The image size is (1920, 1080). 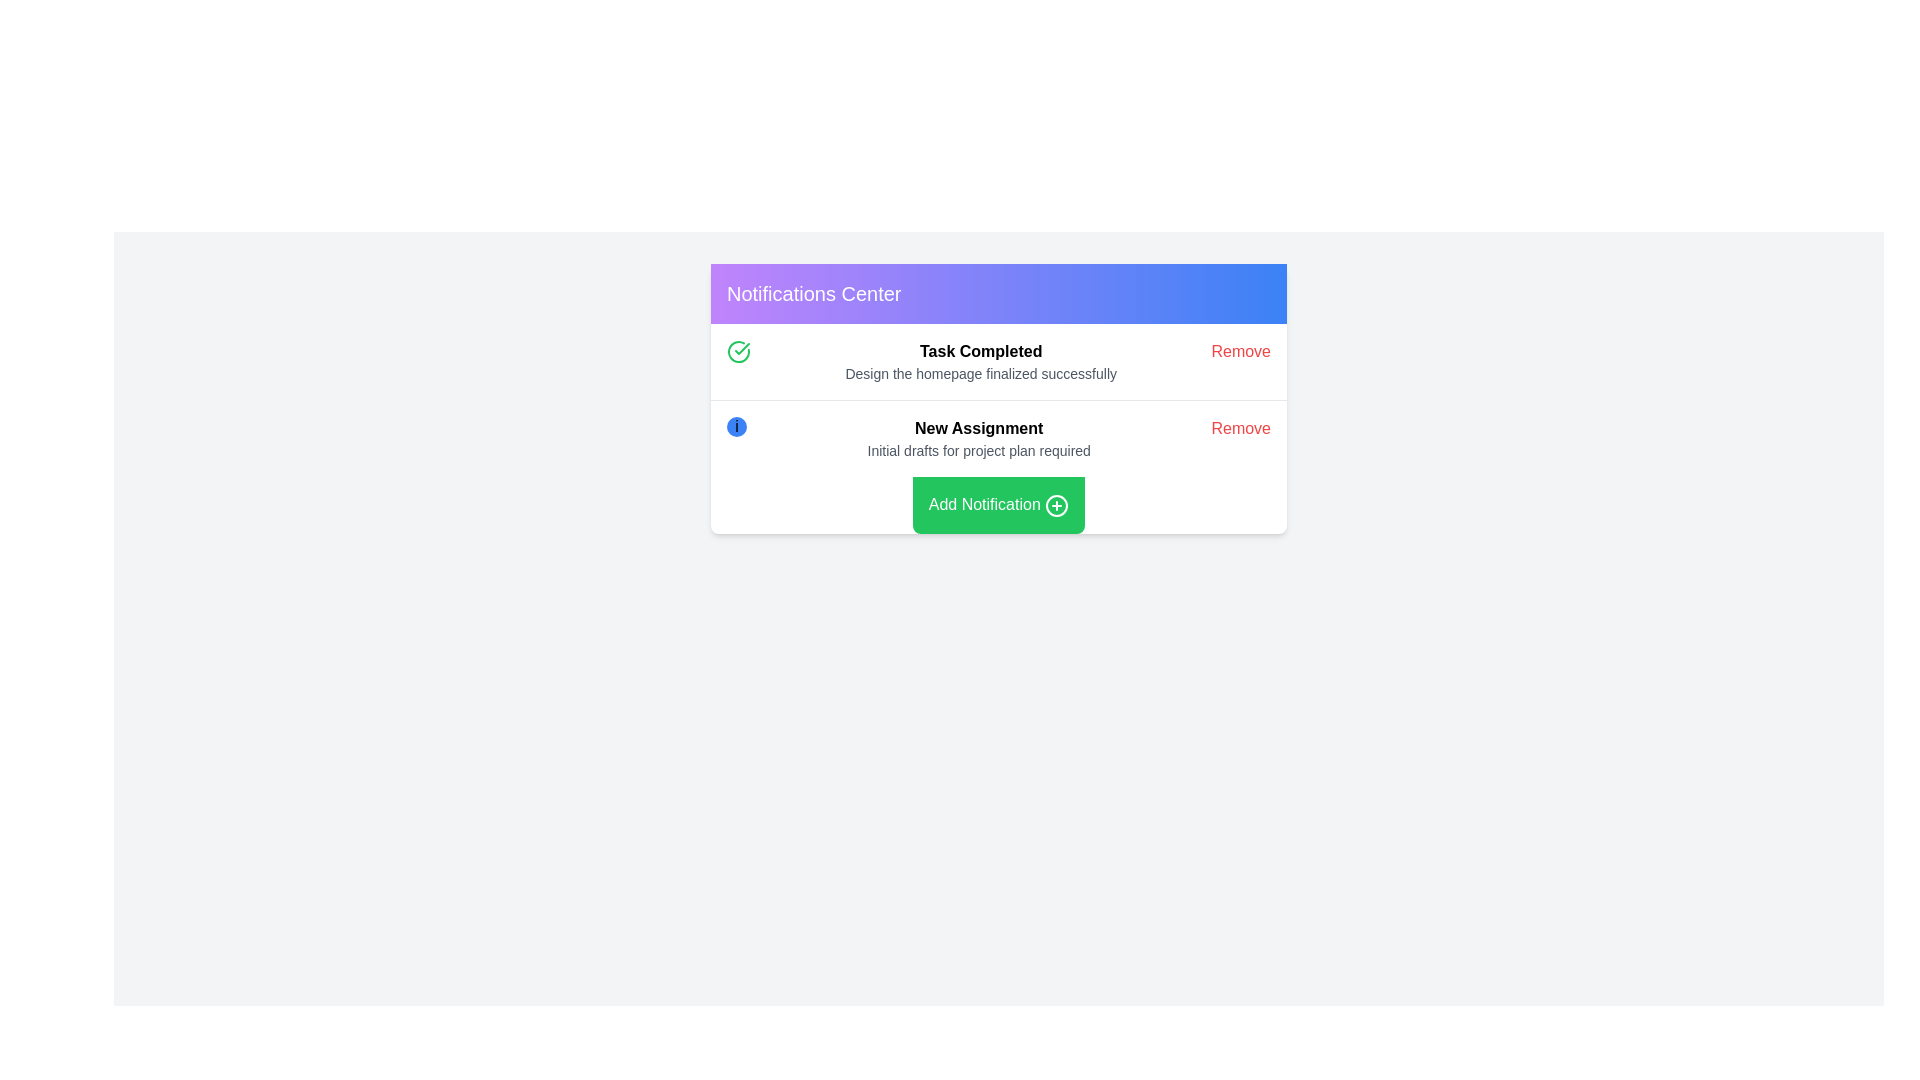 I want to click on the SVG circle element with a green outline that is part of the plus icon in the 'Add Notification' button located at the bottom center of the notification center area, so click(x=1056, y=504).